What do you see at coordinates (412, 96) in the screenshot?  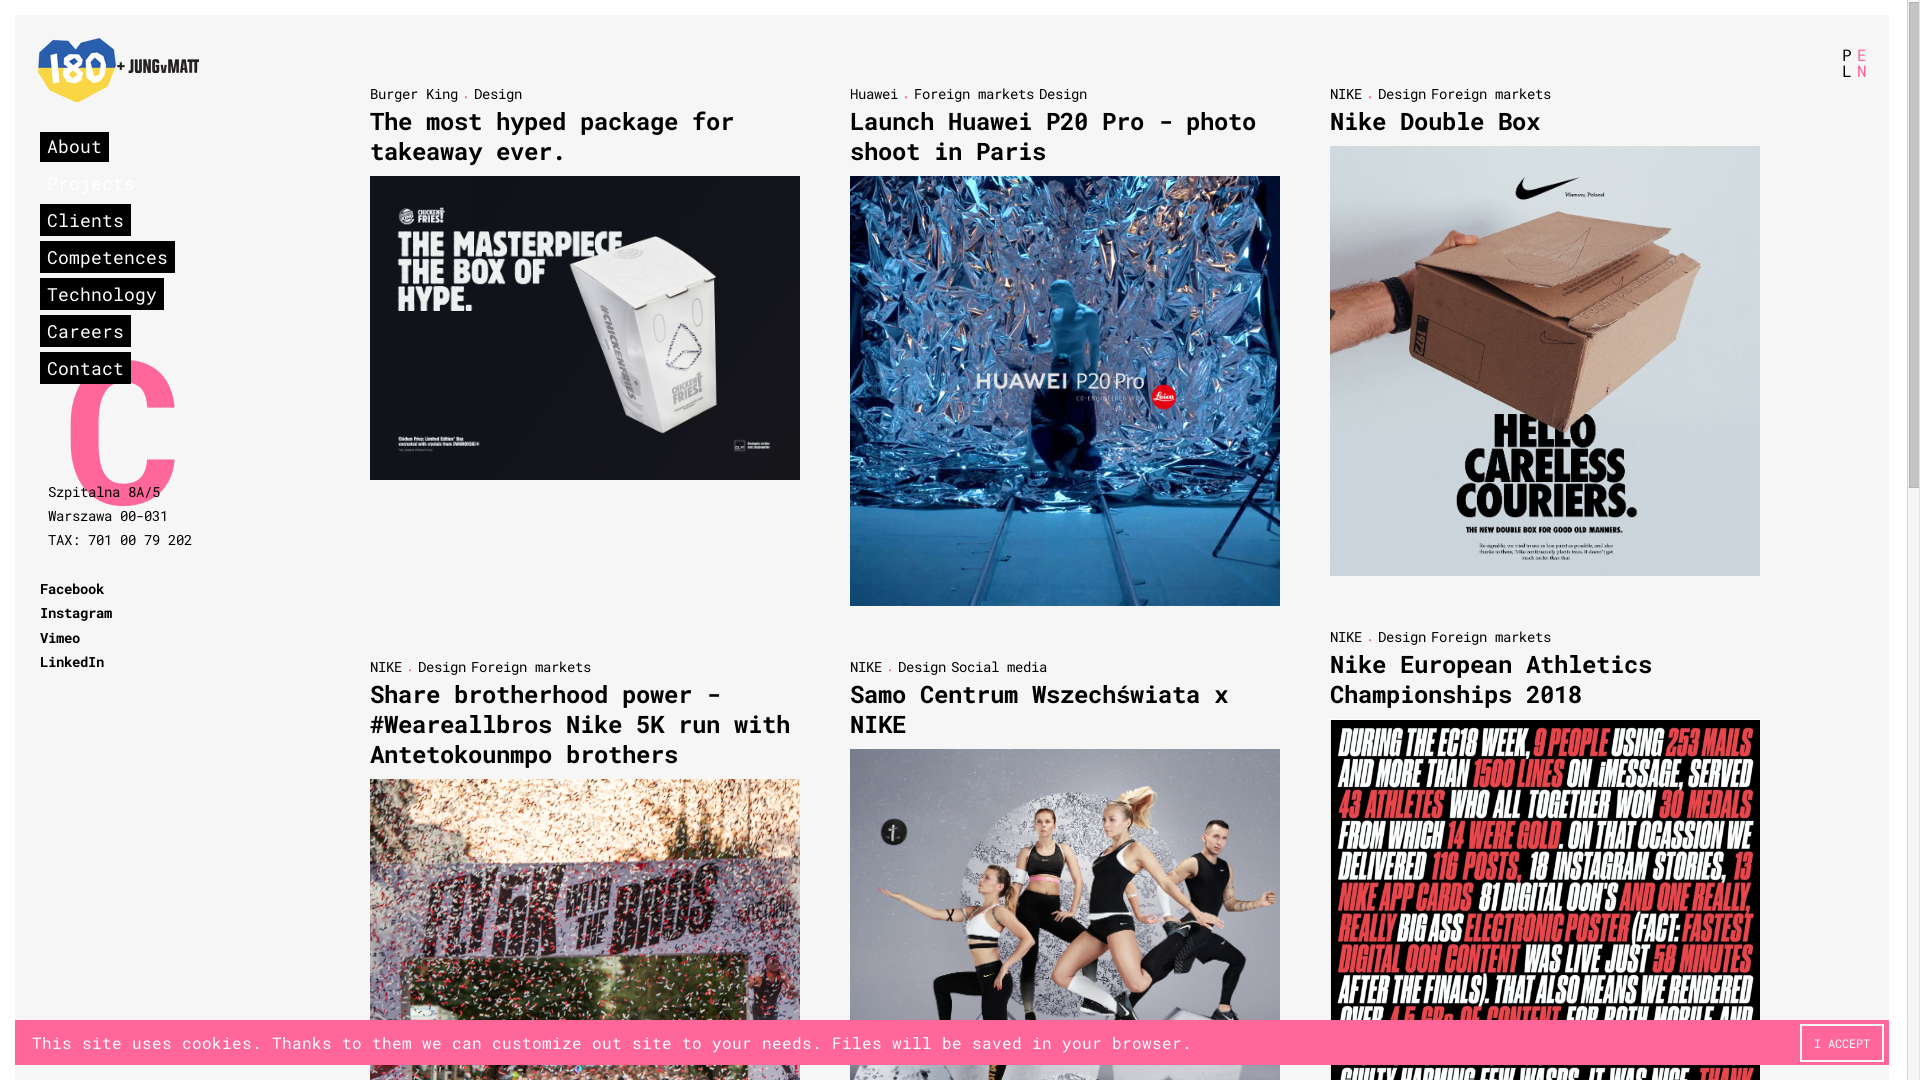 I see `'Burger King'` at bounding box center [412, 96].